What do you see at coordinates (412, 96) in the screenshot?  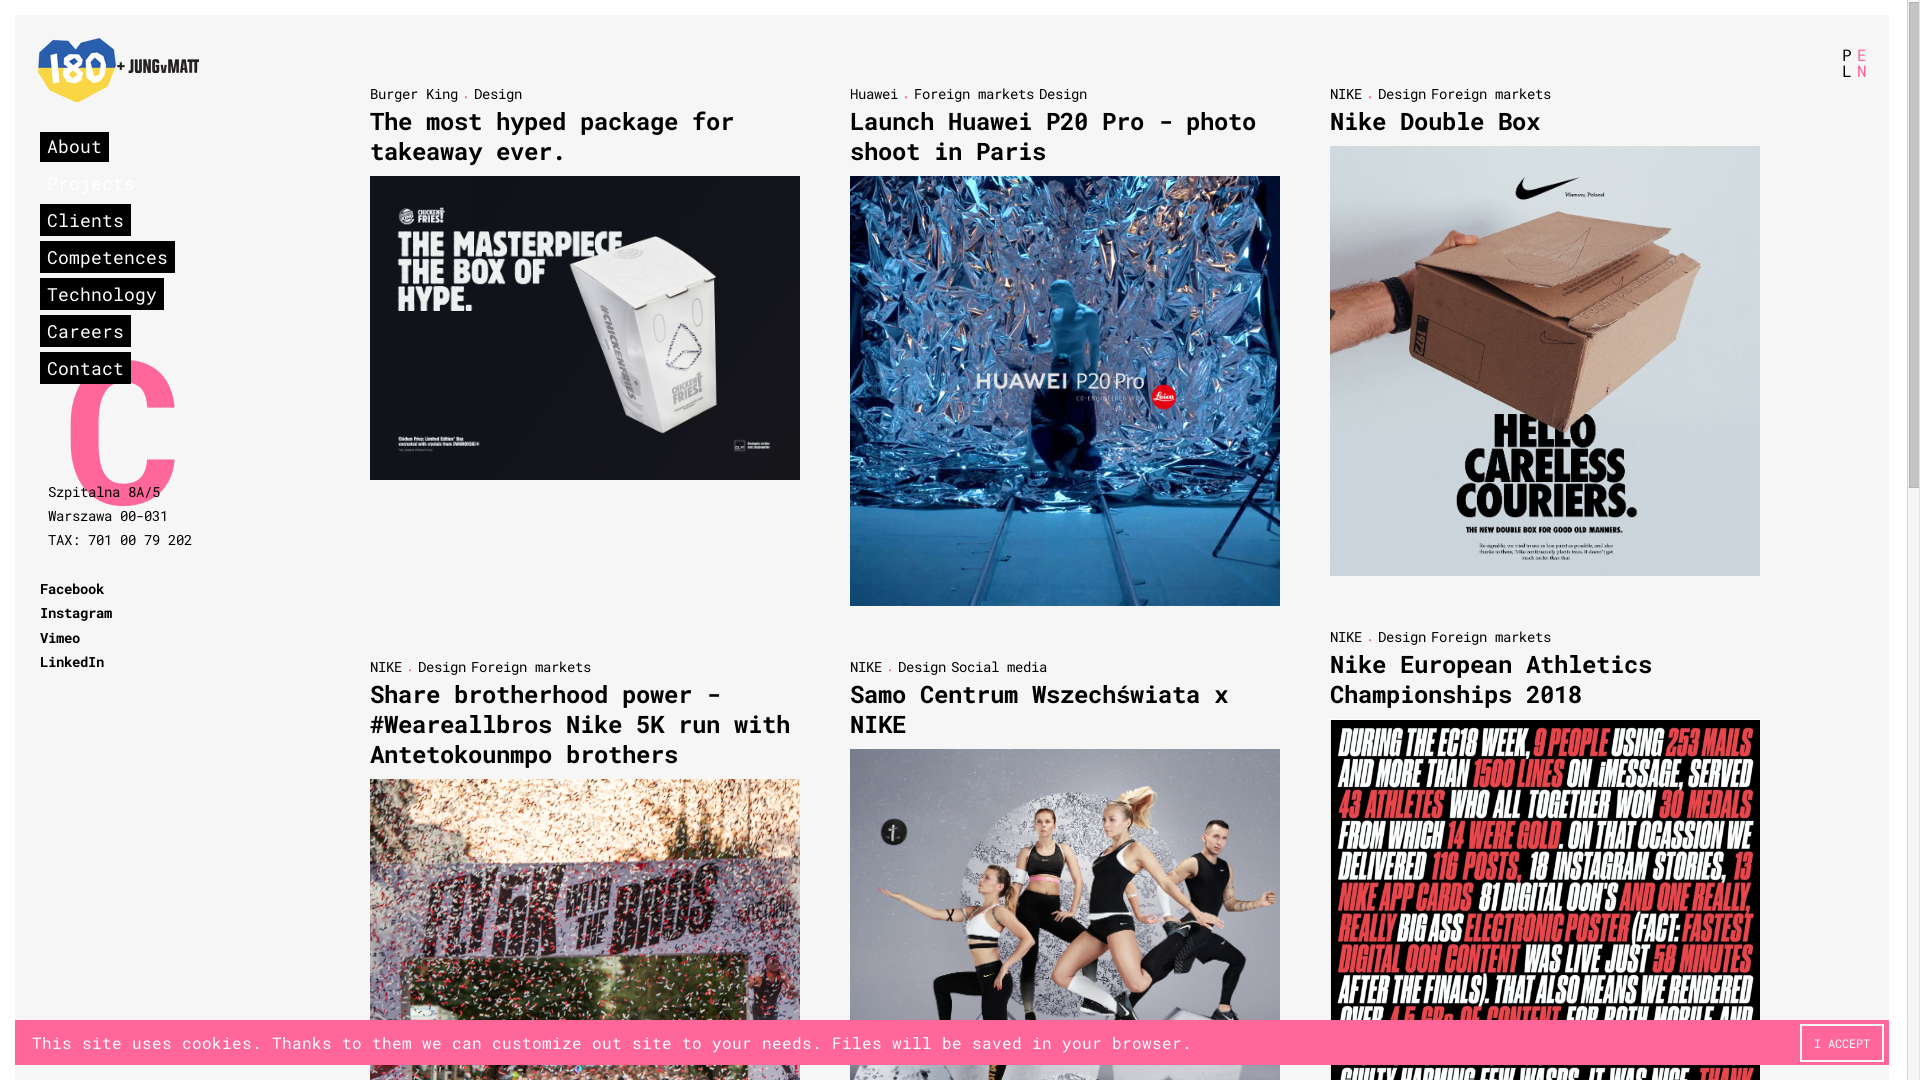 I see `'Burger King'` at bounding box center [412, 96].